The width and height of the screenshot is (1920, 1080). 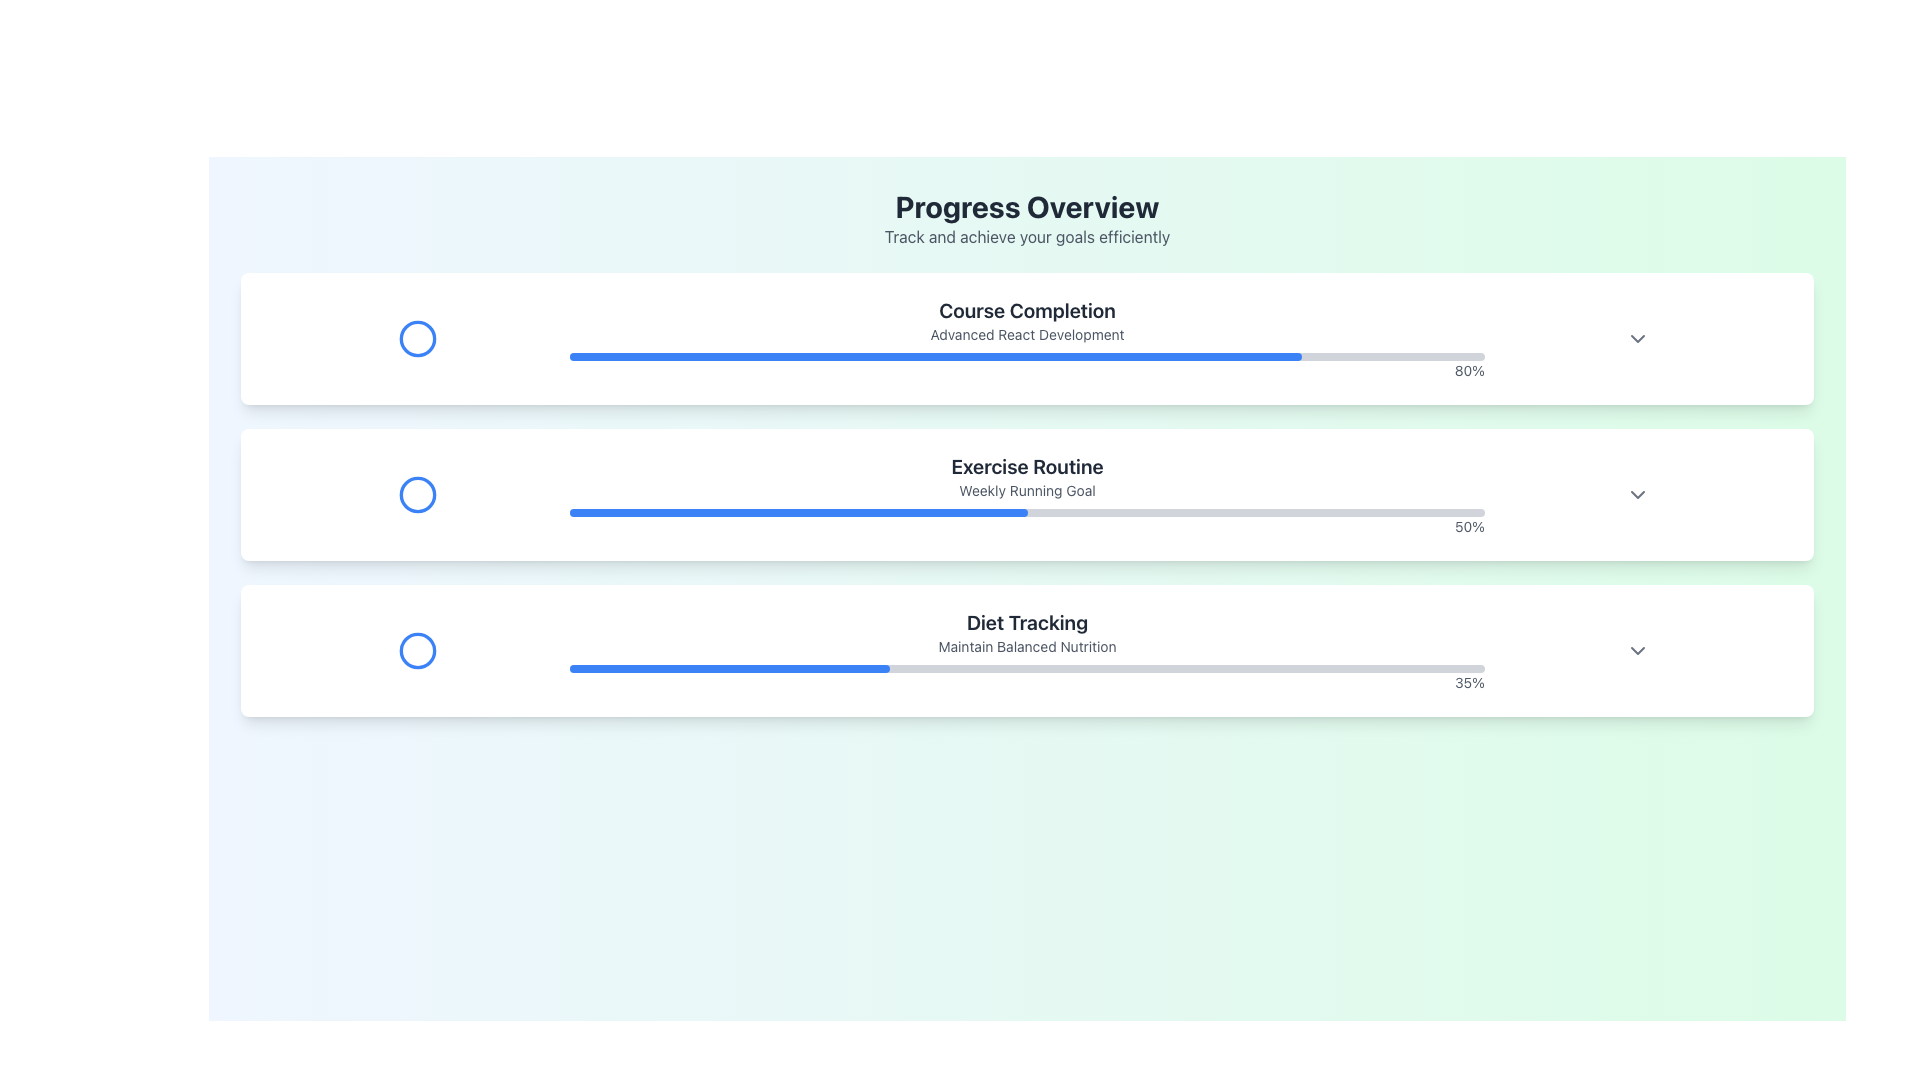 I want to click on the filled section of the Progress bar within the 'Diet Tracking' card to observe the completion percentage visually, so click(x=729, y=668).